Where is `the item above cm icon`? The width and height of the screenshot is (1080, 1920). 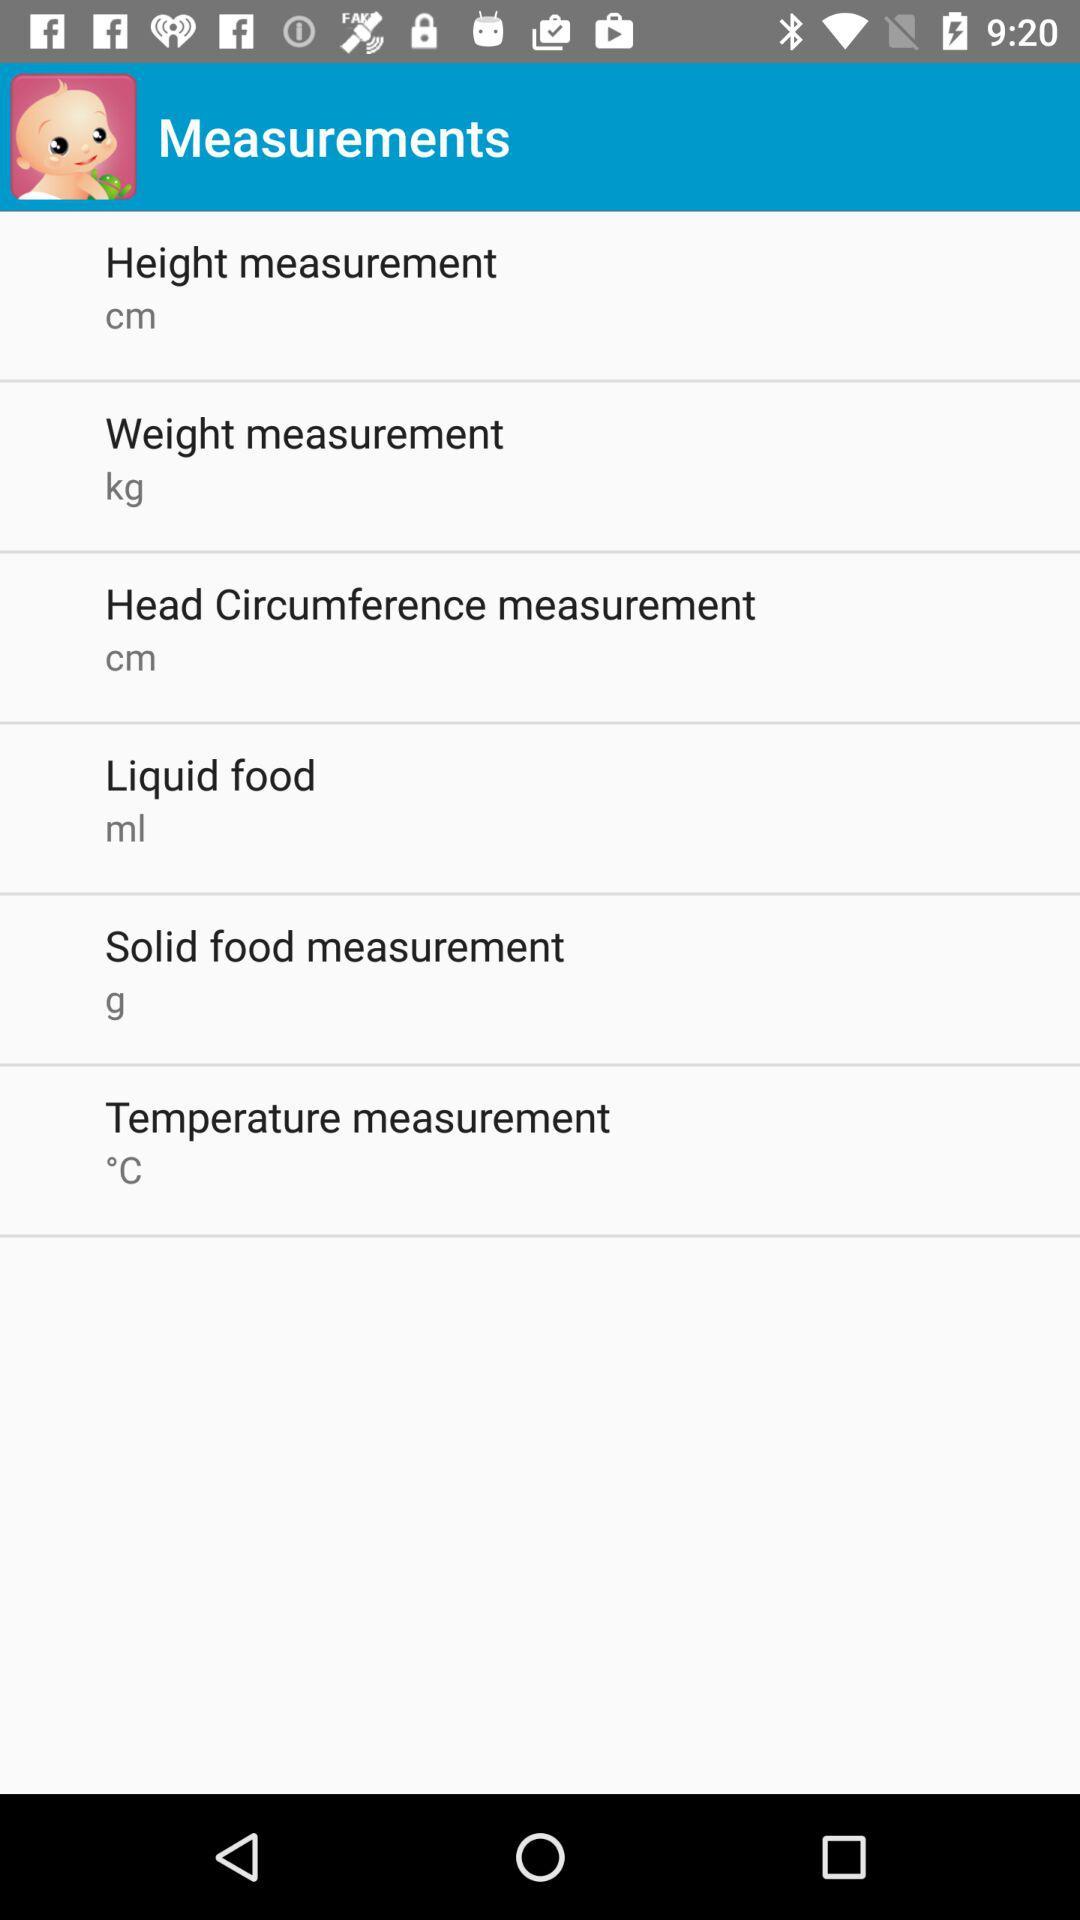 the item above cm icon is located at coordinates (591, 602).